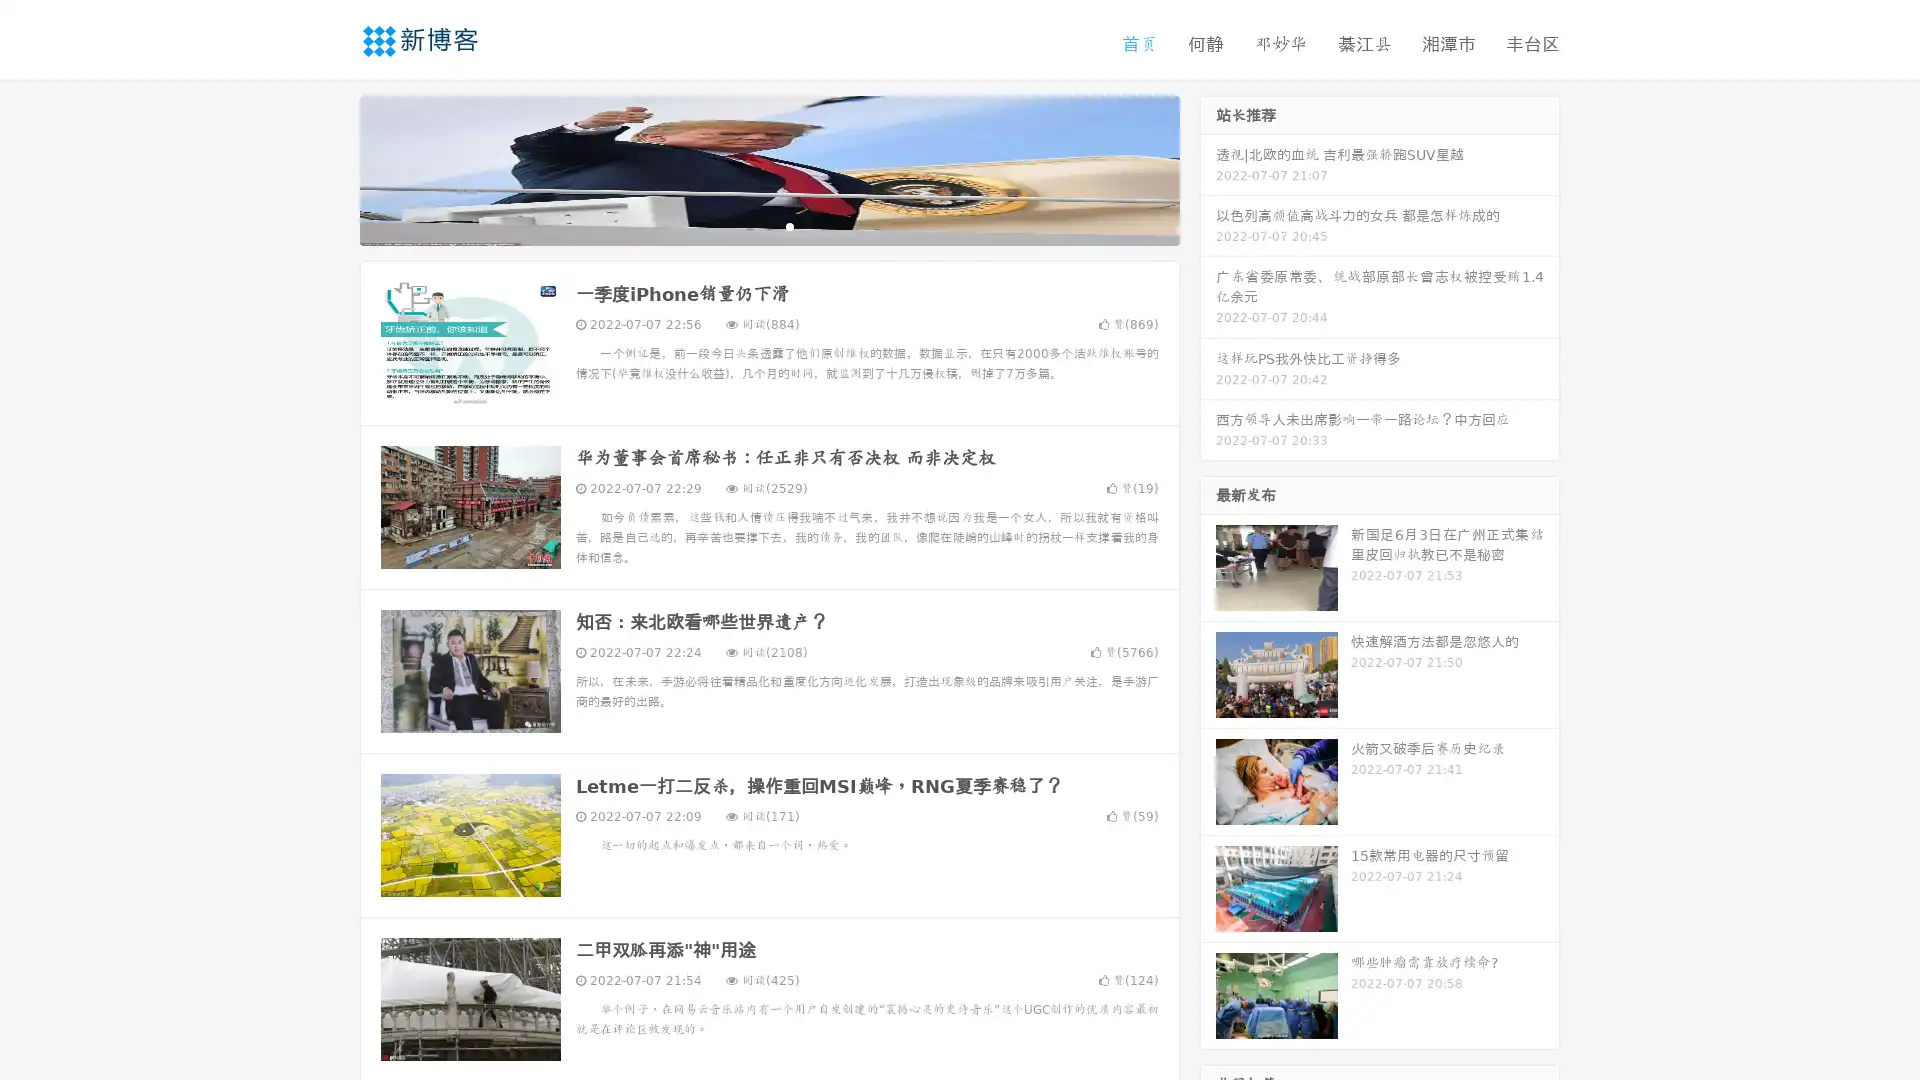 Image resolution: width=1920 pixels, height=1080 pixels. I want to click on Go to slide 3, so click(789, 225).